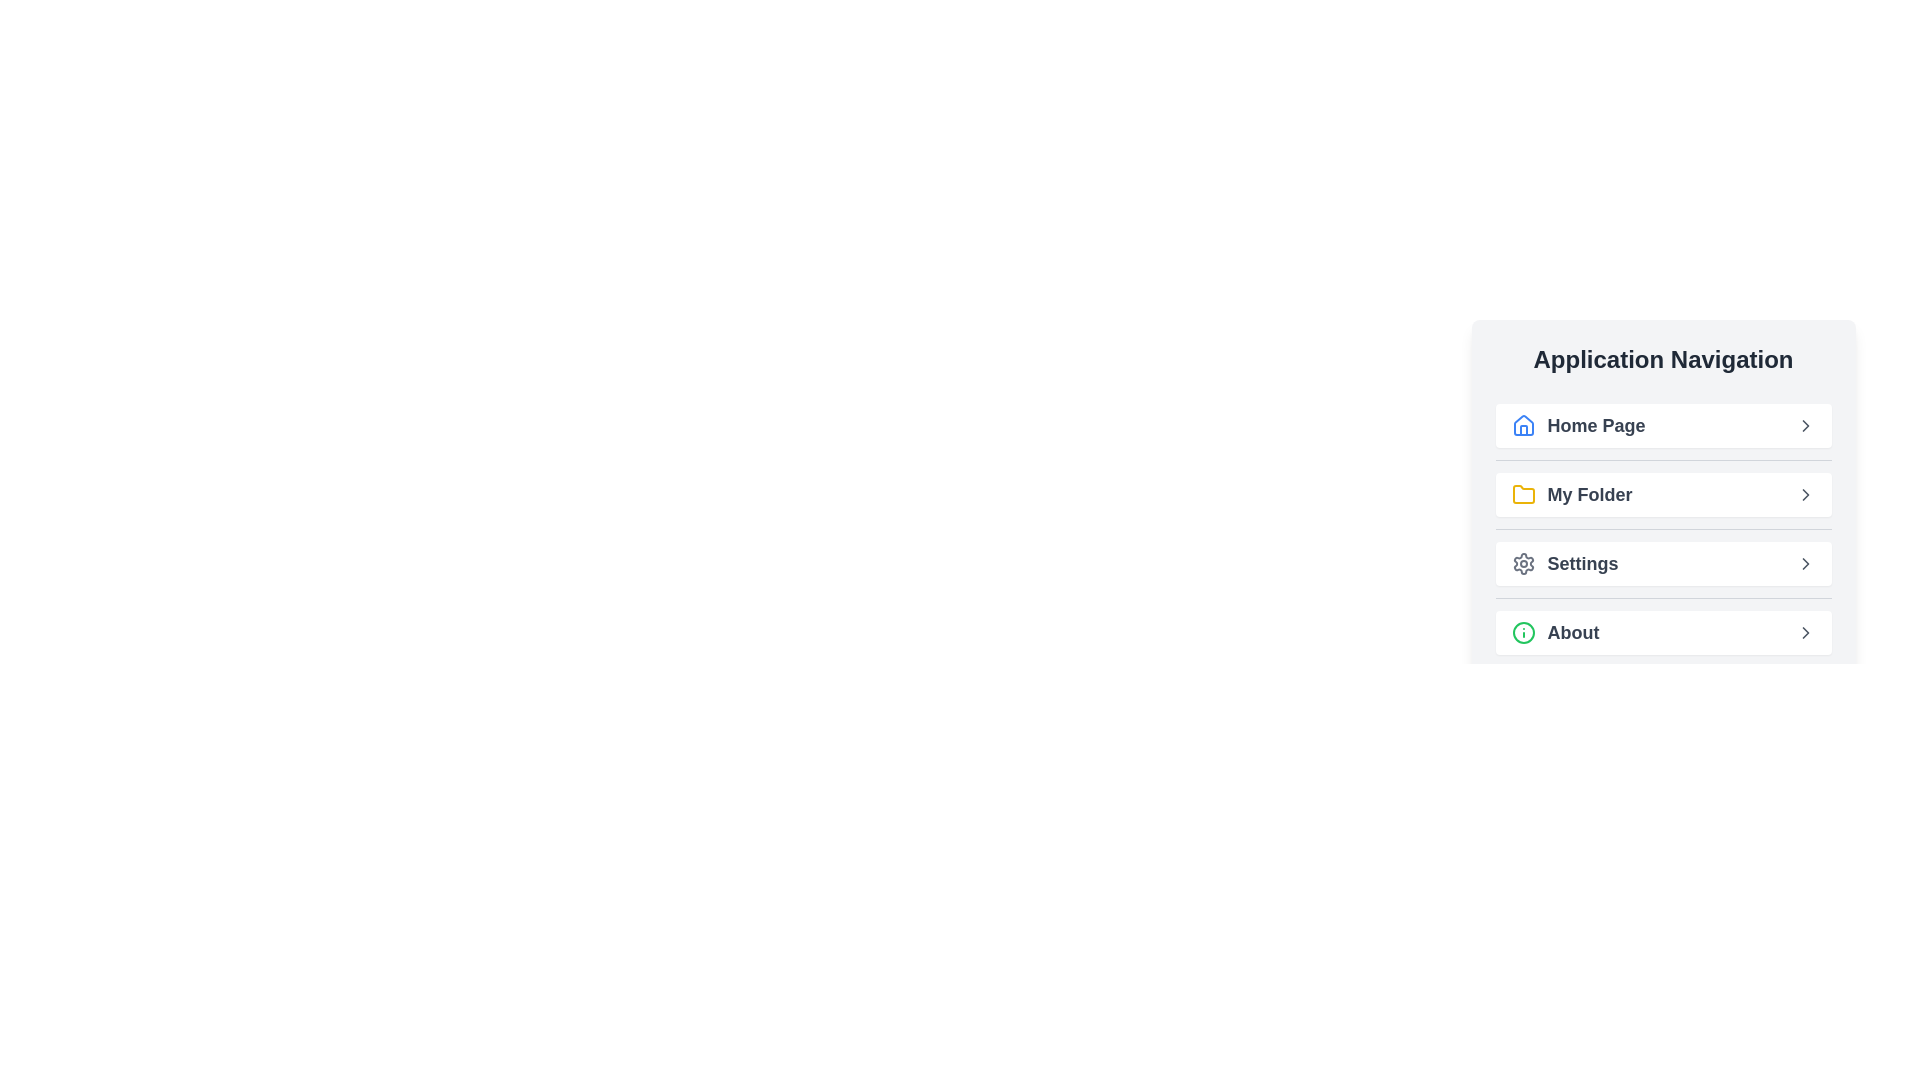 Image resolution: width=1920 pixels, height=1080 pixels. I want to click on the third navigation menu item titled 'Settings' in the 'Application Navigation' menu, so click(1663, 563).